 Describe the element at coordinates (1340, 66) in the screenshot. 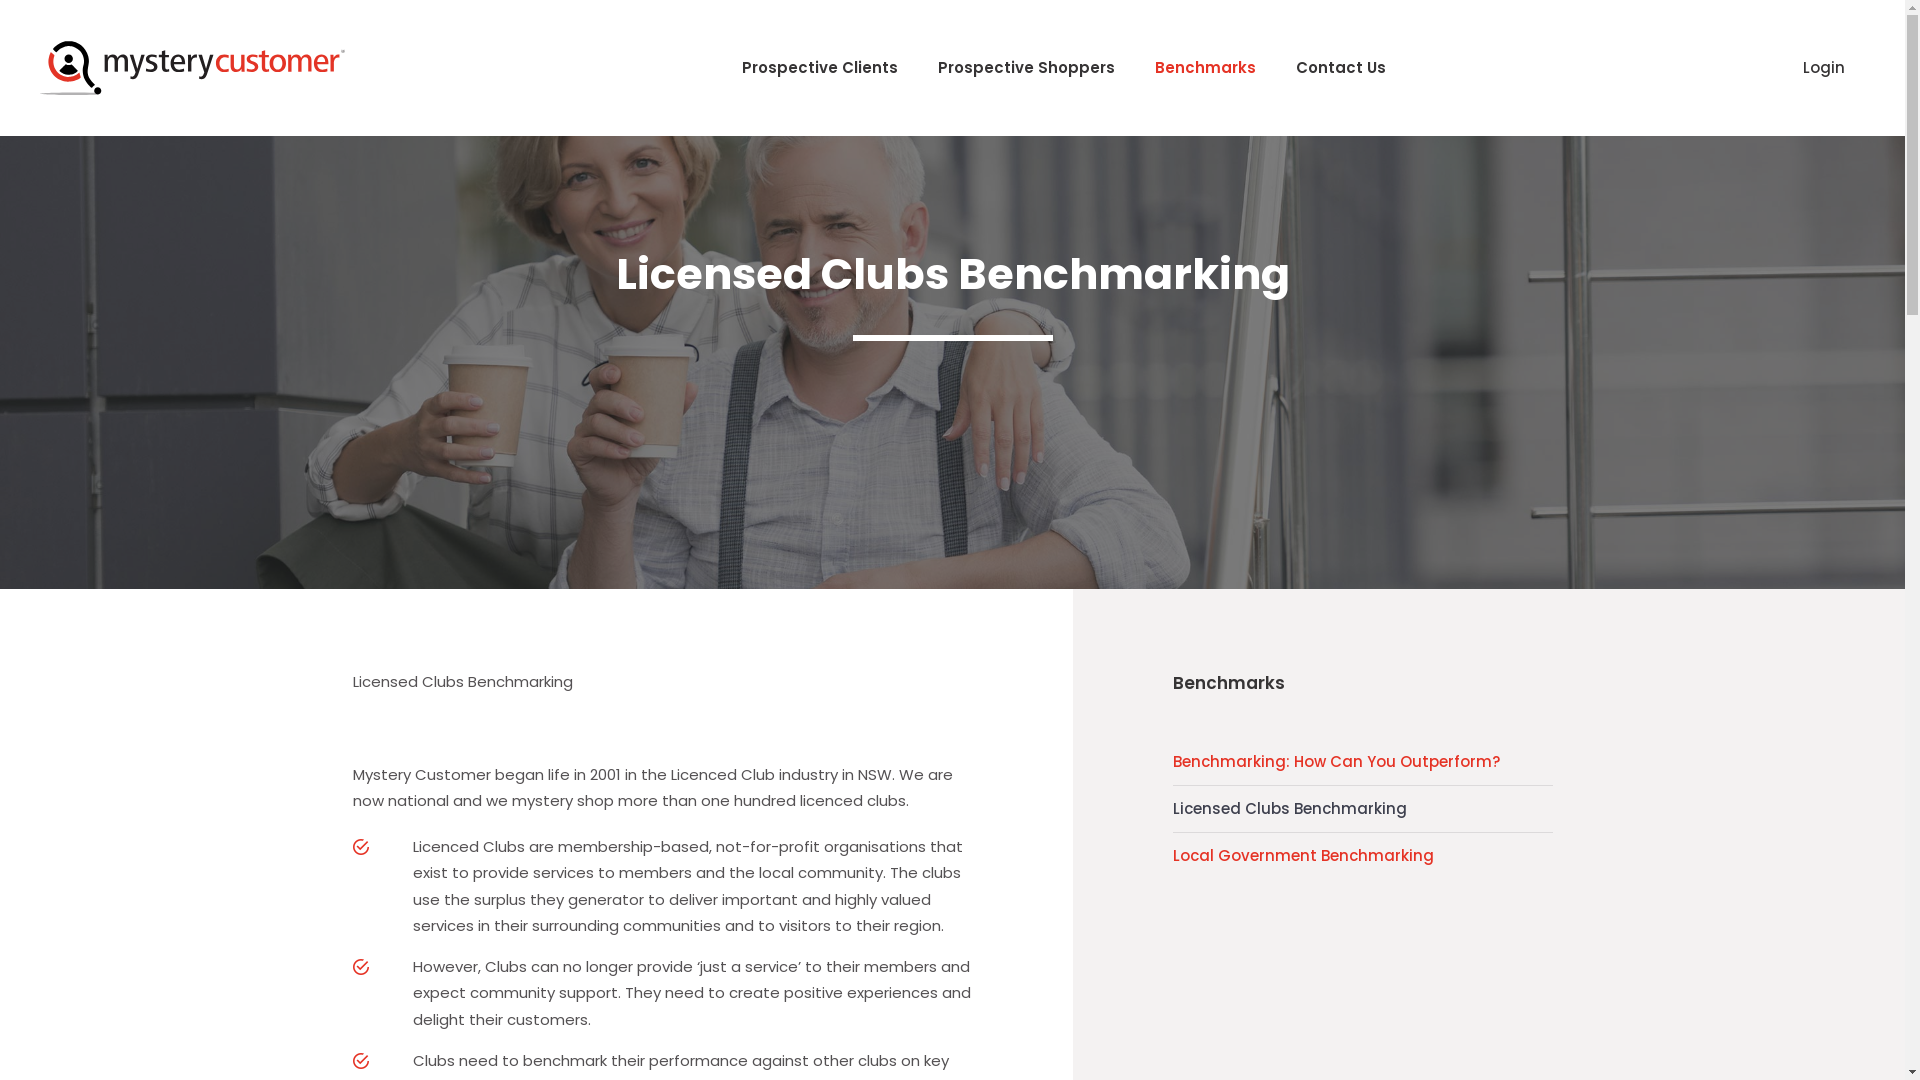

I see `'Contact Us'` at that location.